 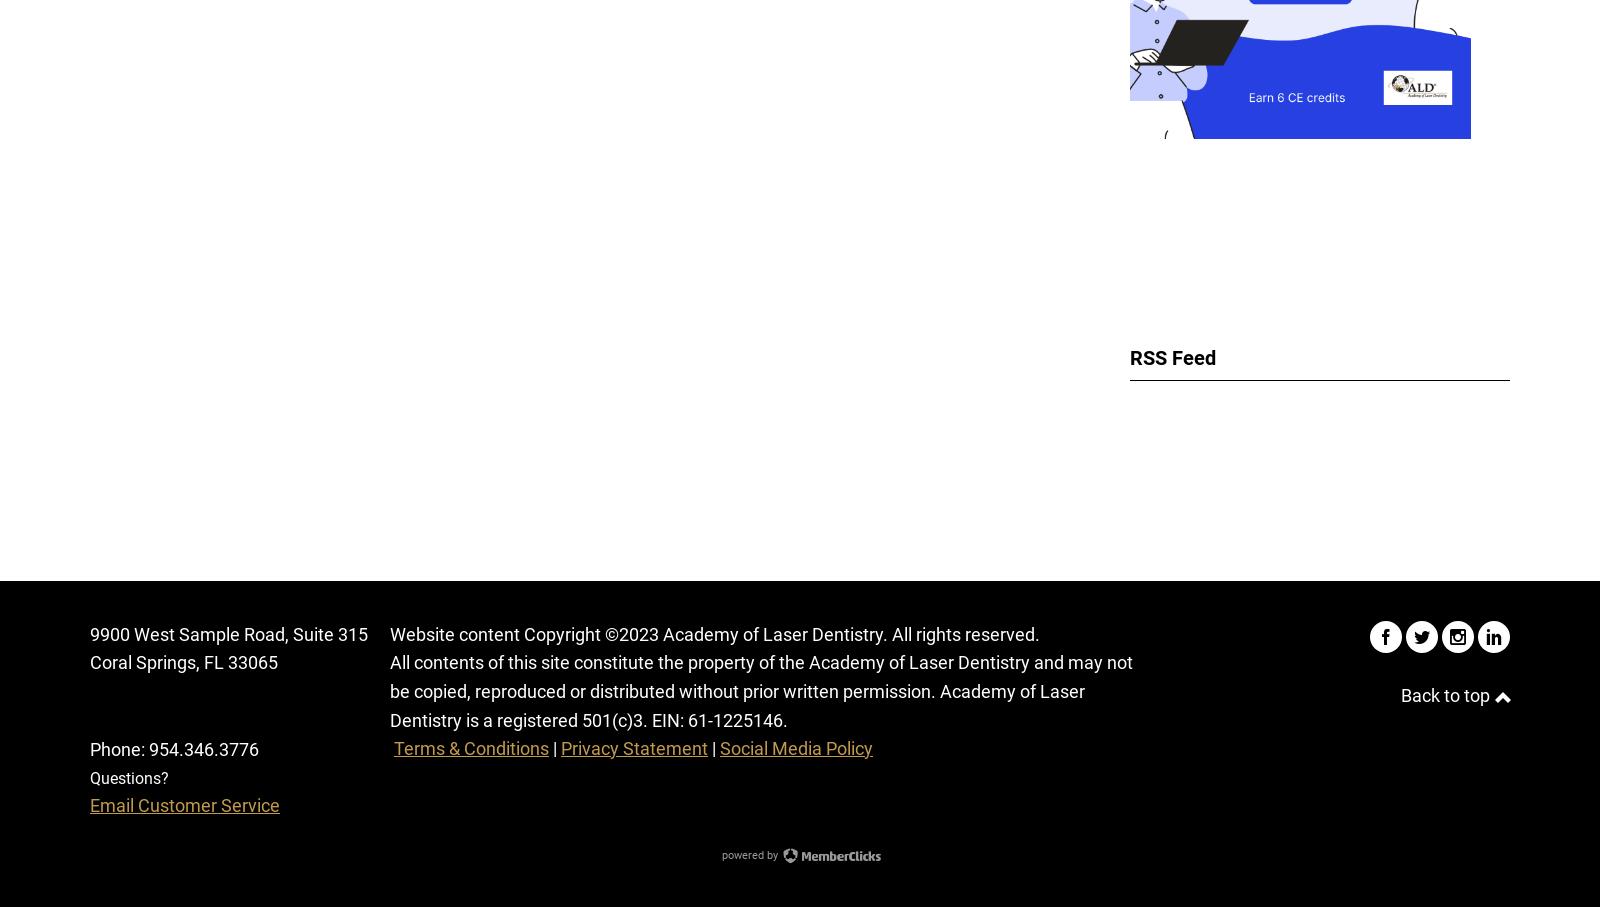 I want to click on 'Coral Springs, FL 33065', so click(x=89, y=661).